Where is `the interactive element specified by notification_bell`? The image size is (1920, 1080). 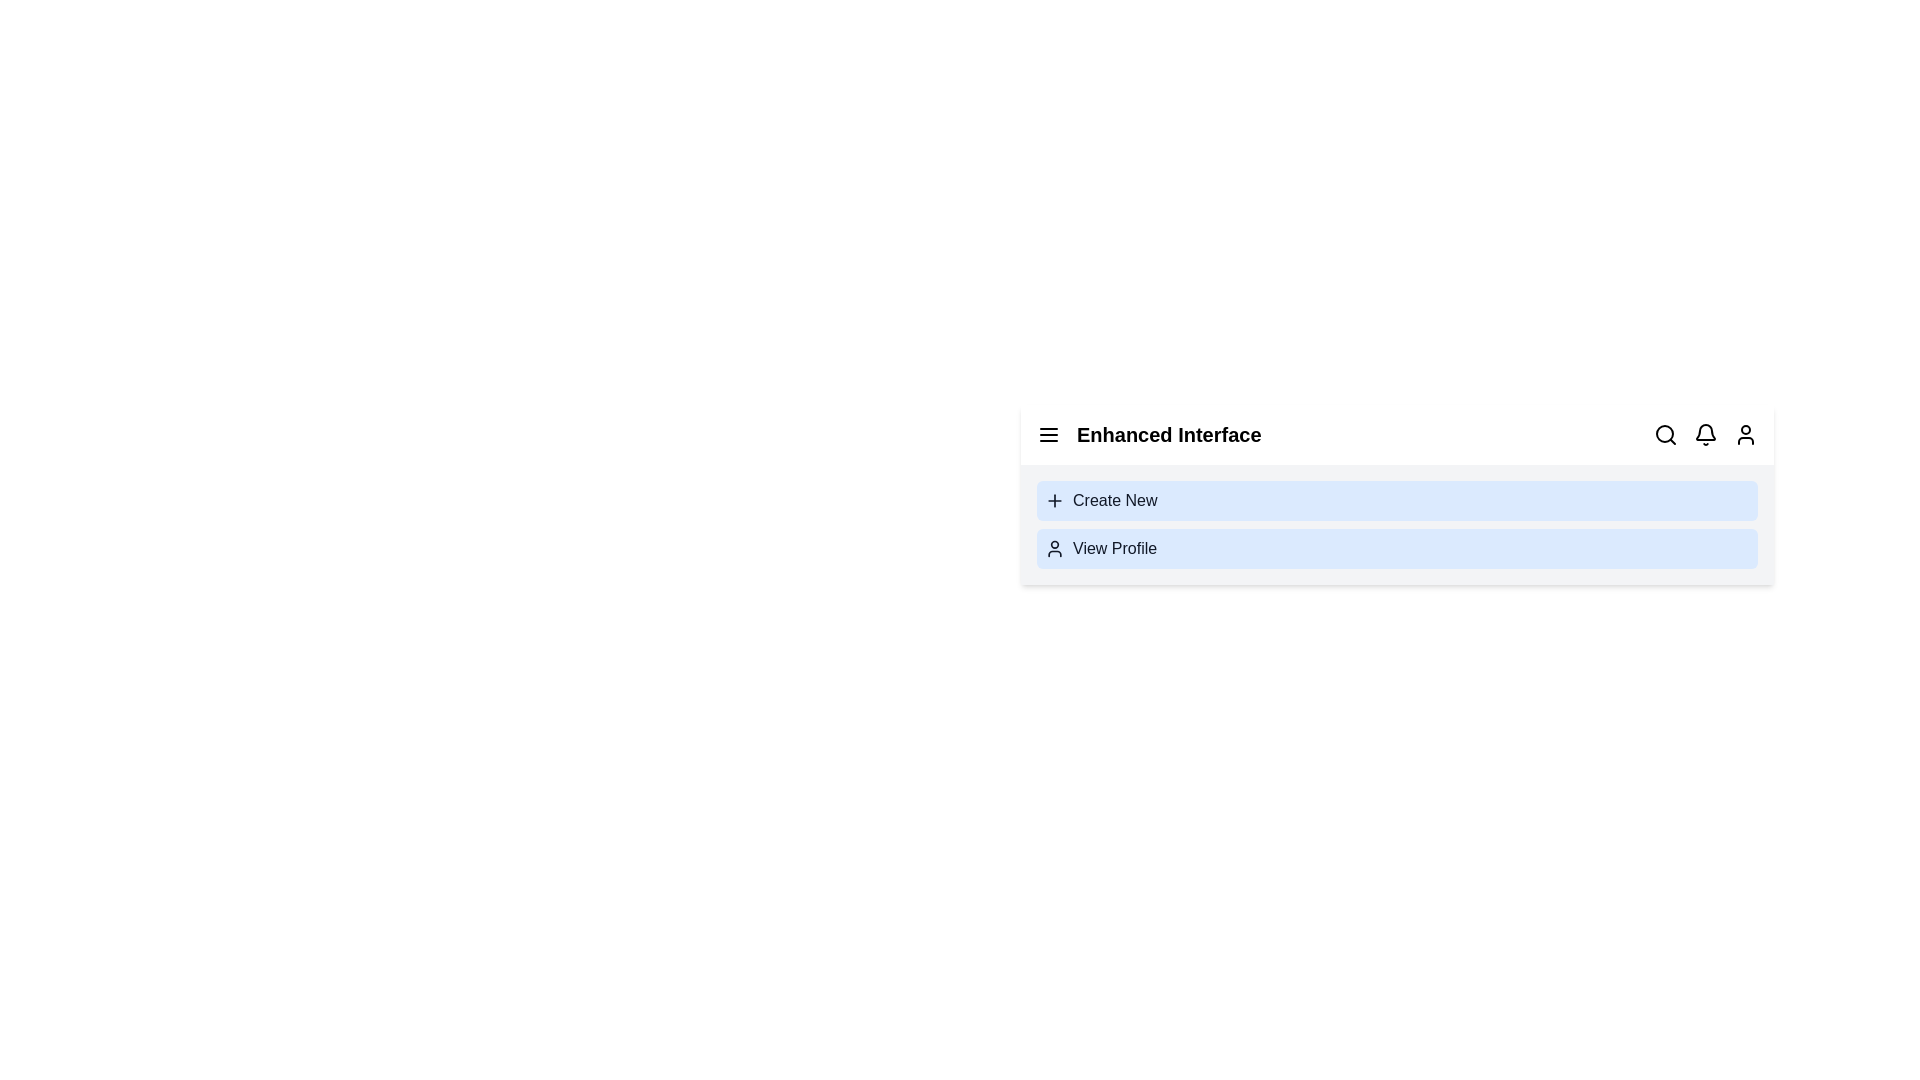
the interactive element specified by notification_bell is located at coordinates (1704, 434).